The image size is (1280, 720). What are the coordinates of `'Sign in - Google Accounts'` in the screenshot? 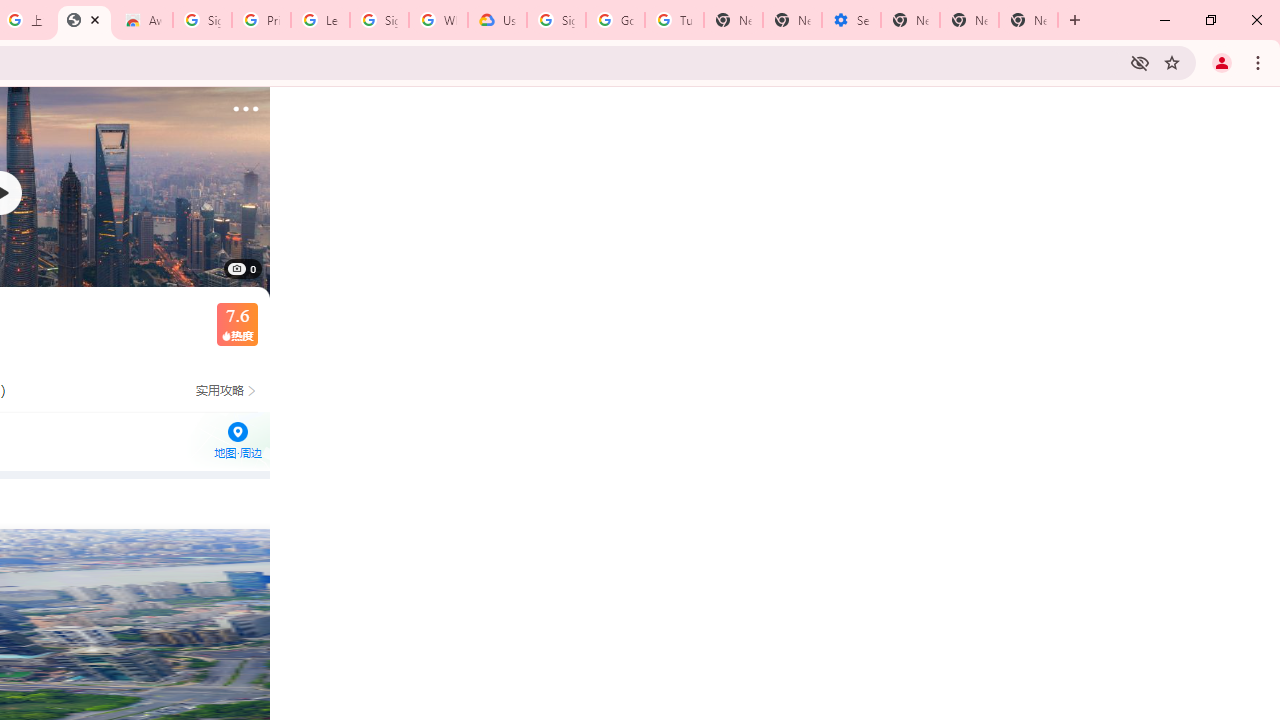 It's located at (379, 20).